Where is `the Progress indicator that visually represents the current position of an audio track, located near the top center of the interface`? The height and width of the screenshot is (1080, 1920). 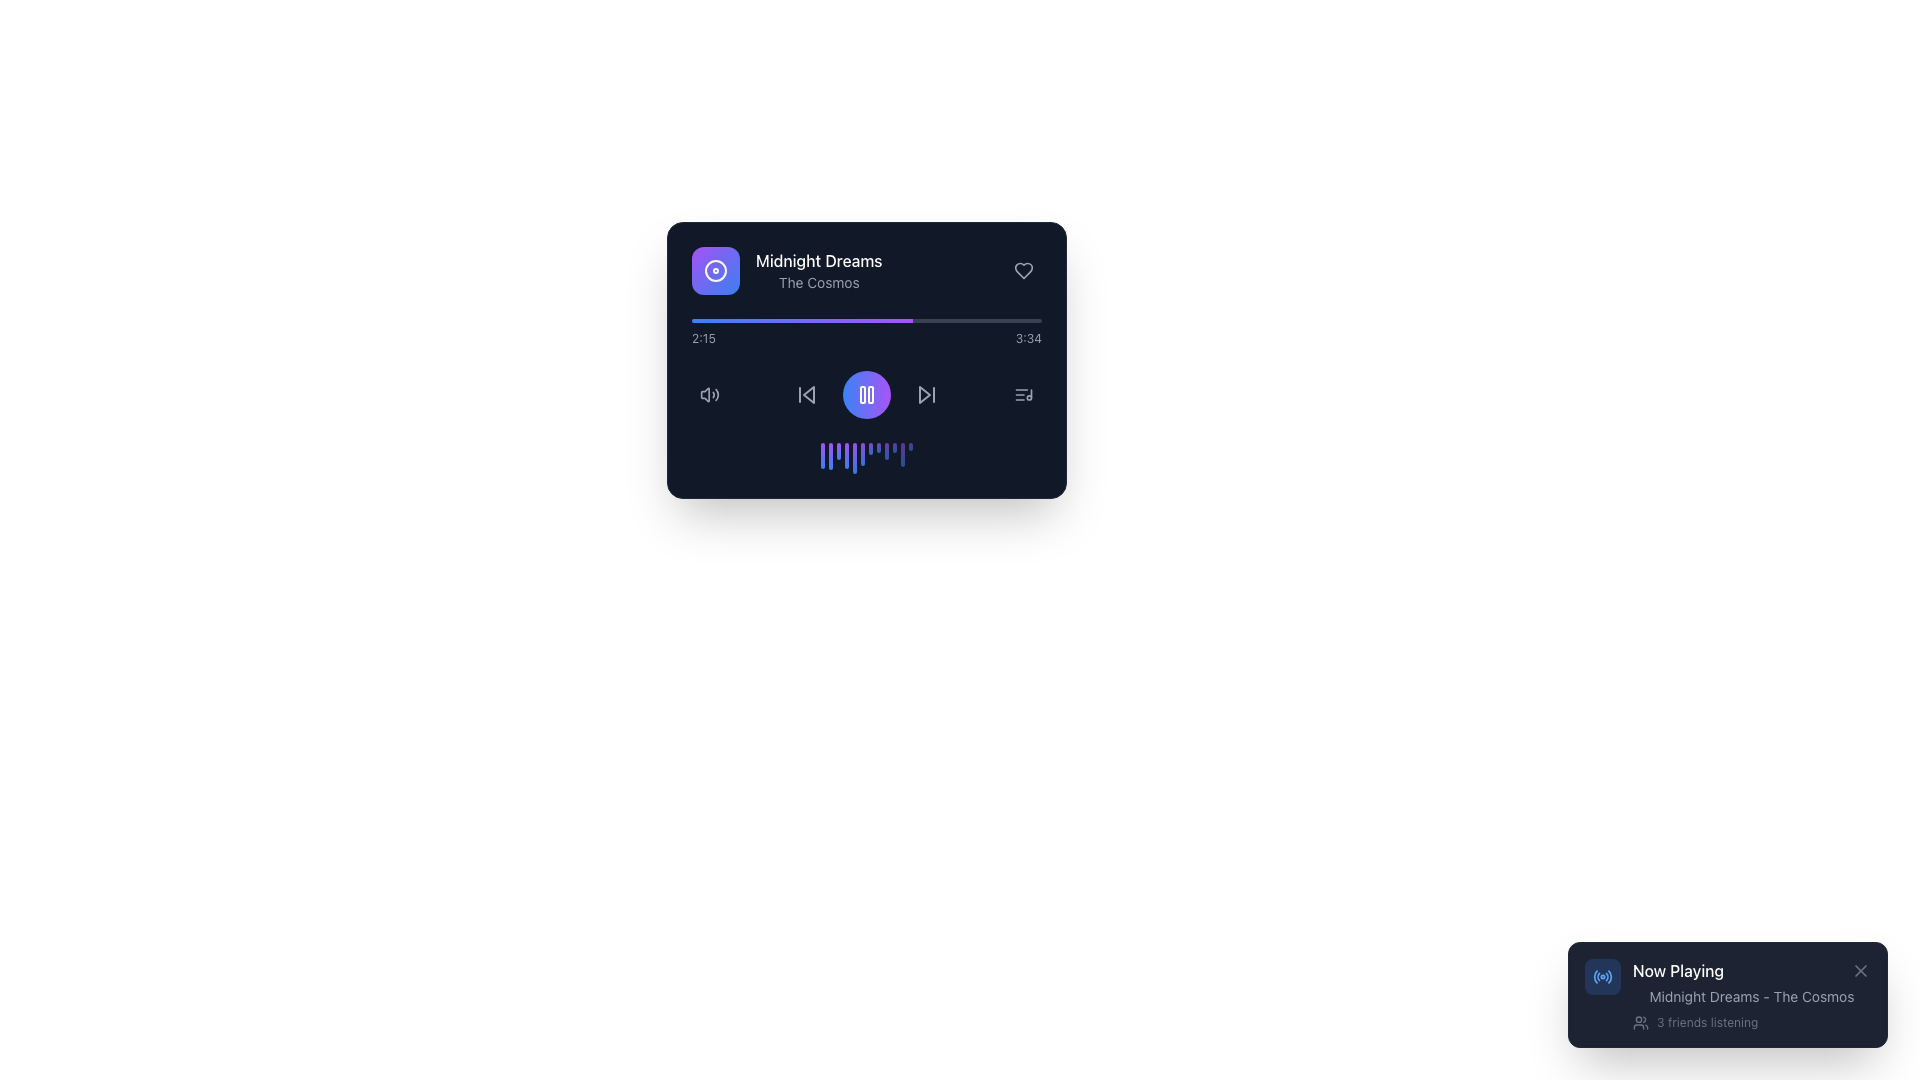
the Progress indicator that visually represents the current position of an audio track, located near the top center of the interface is located at coordinates (802, 319).